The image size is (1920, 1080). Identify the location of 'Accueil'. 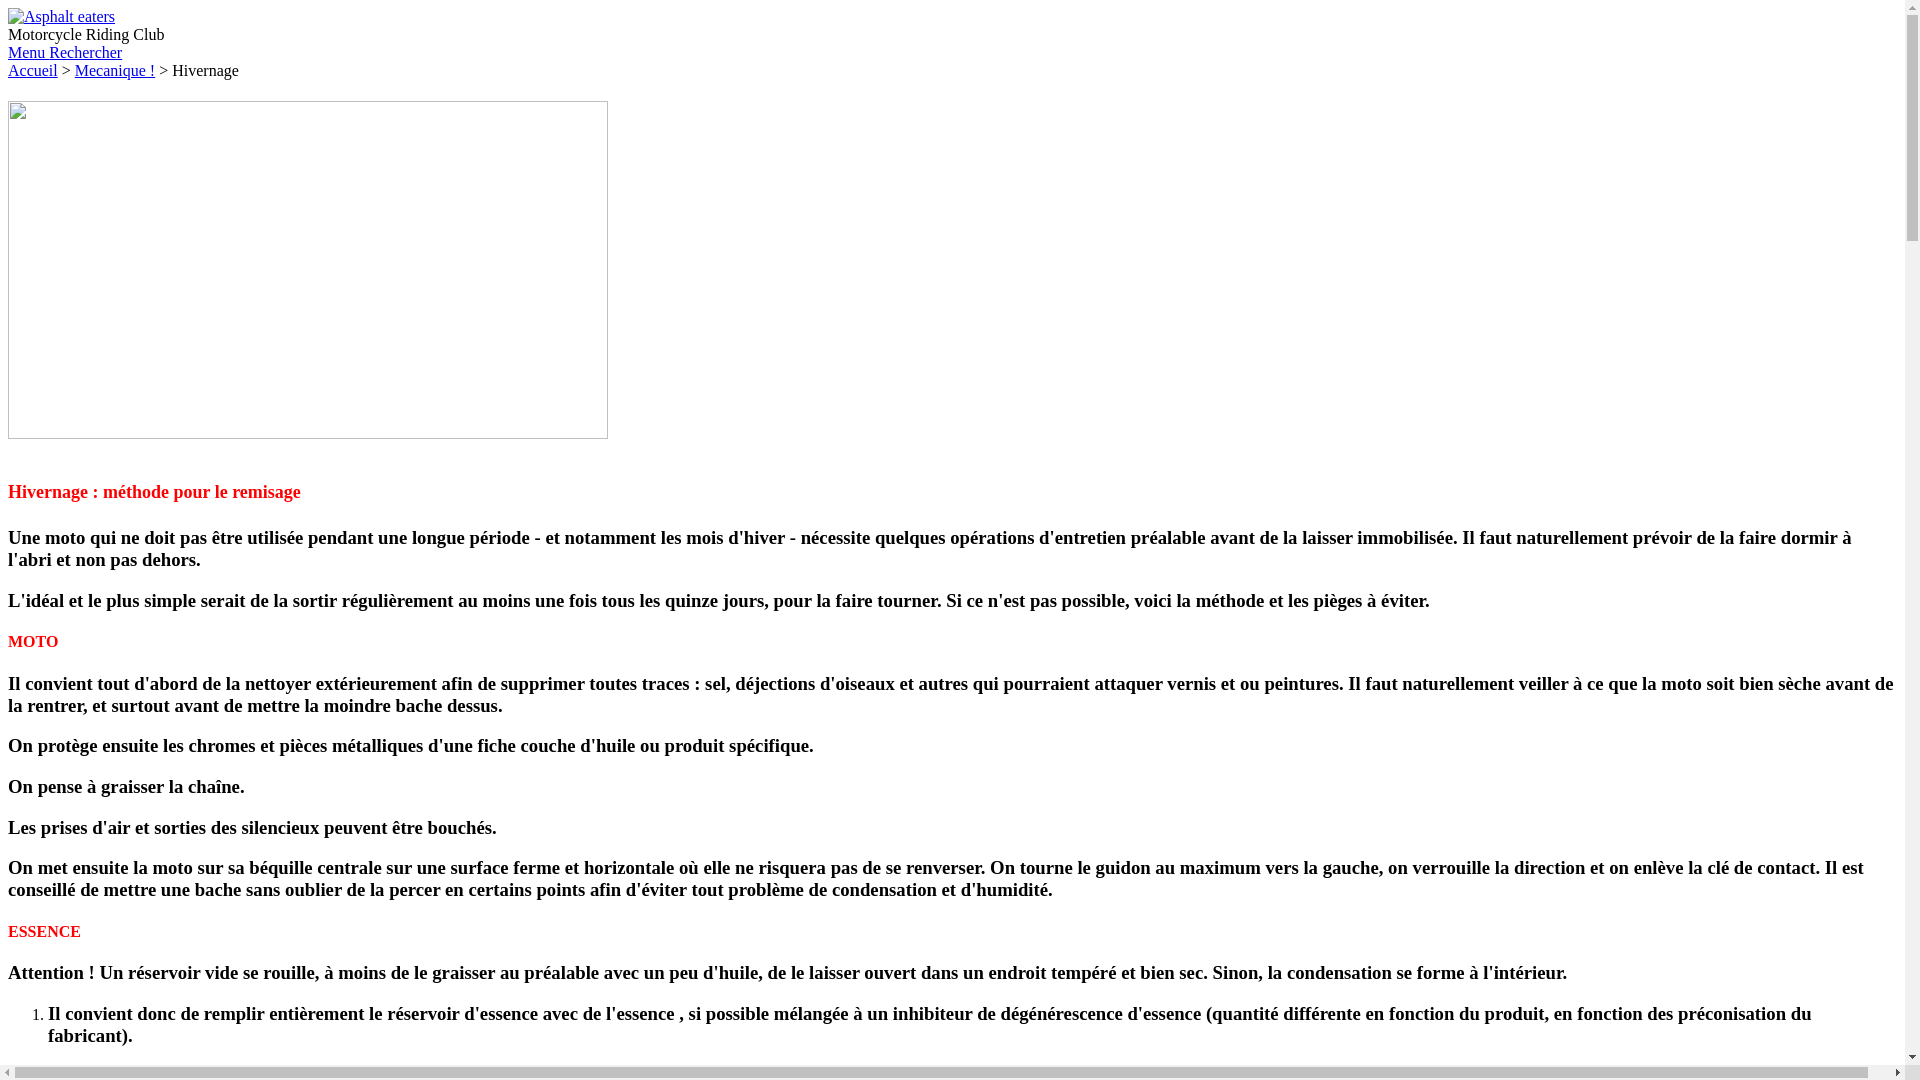
(33, 69).